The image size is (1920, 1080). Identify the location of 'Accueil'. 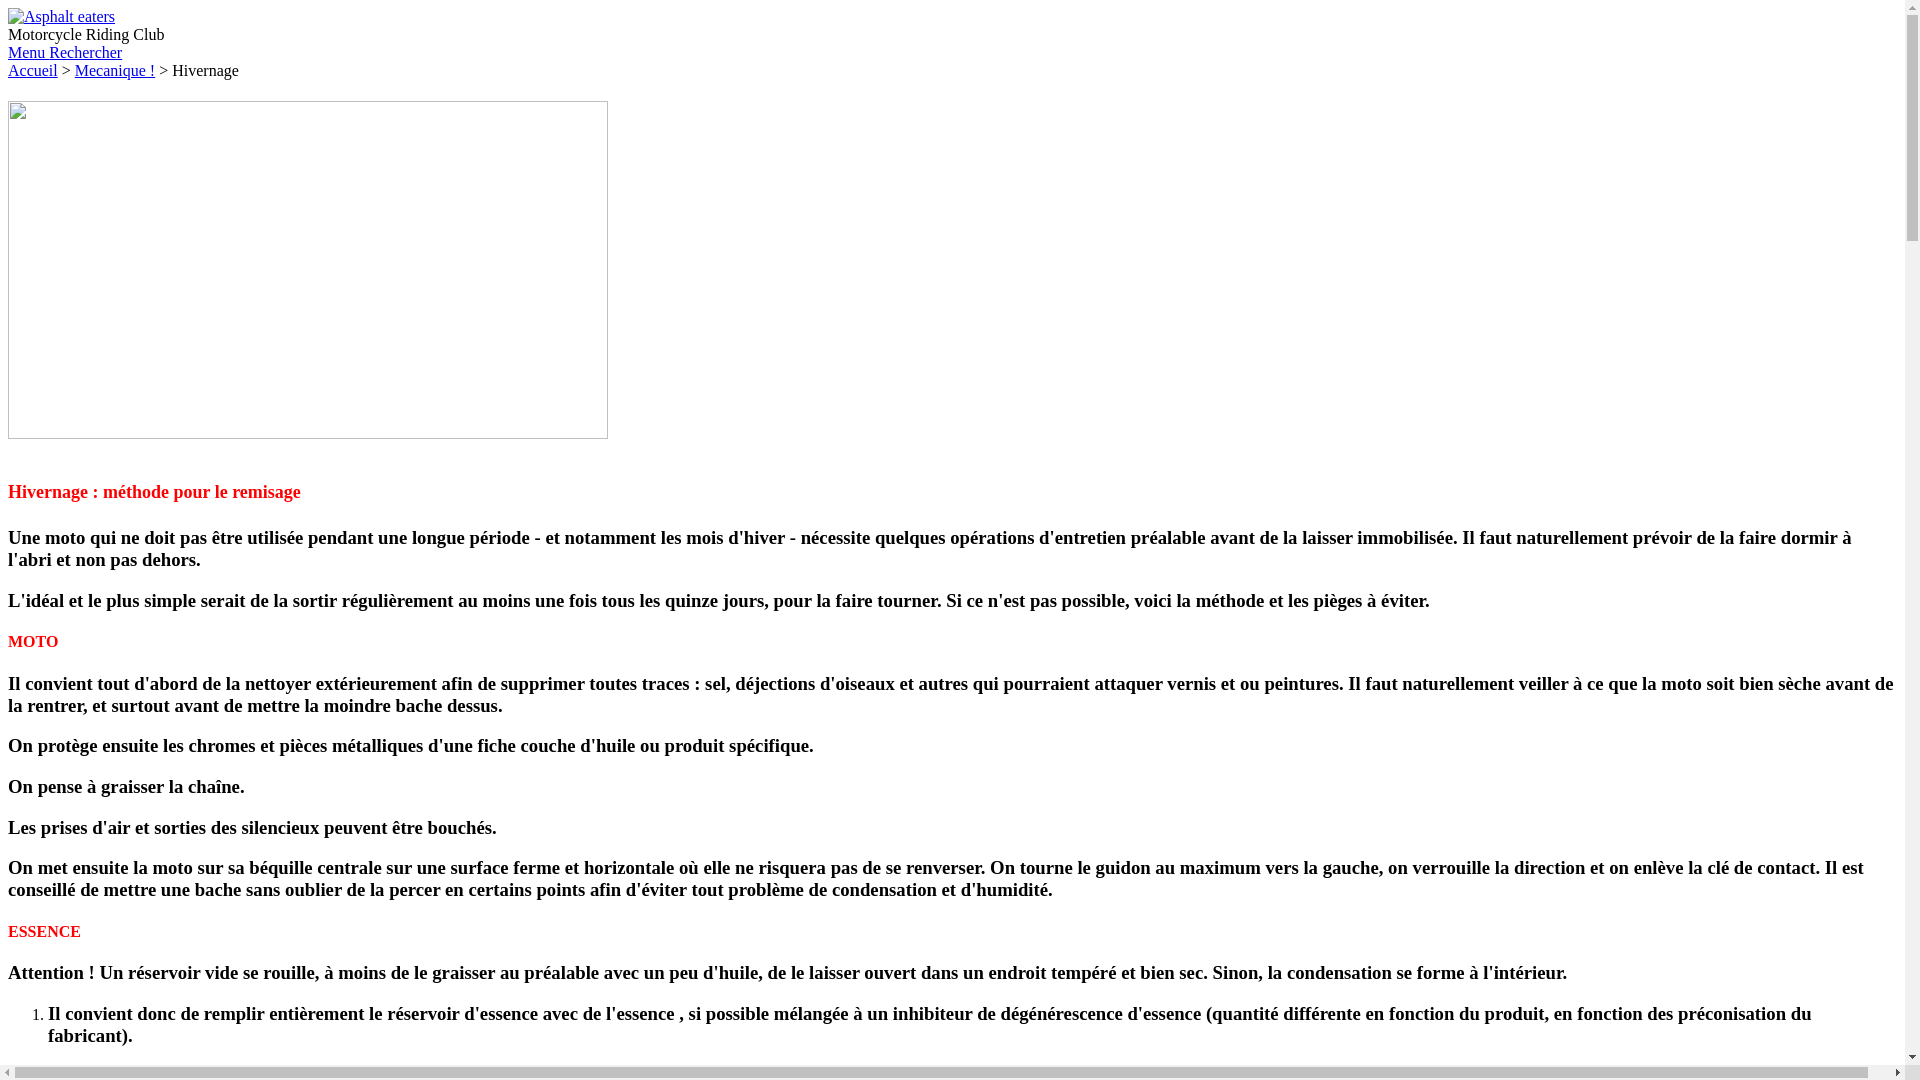
(33, 69).